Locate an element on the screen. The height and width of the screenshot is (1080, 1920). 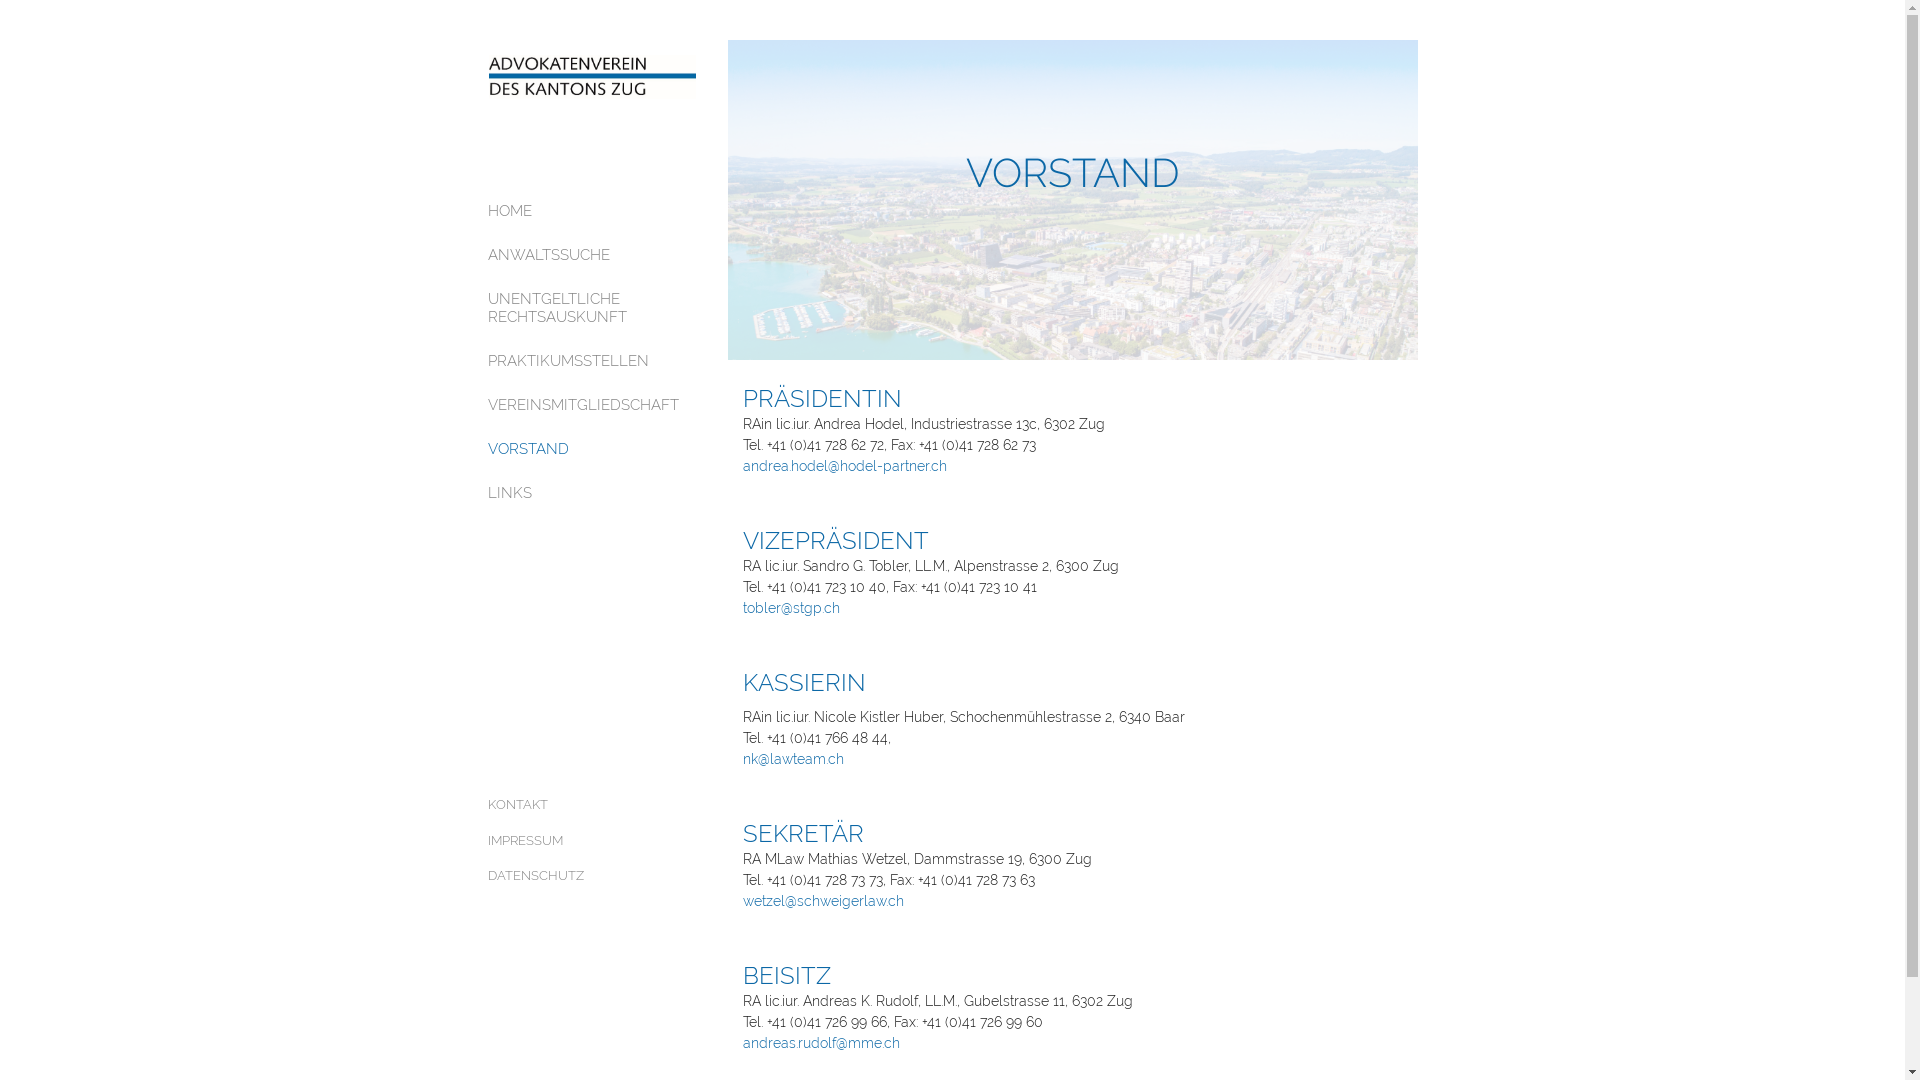
'andreas.rudolf@mme.ch' is located at coordinates (820, 1041).